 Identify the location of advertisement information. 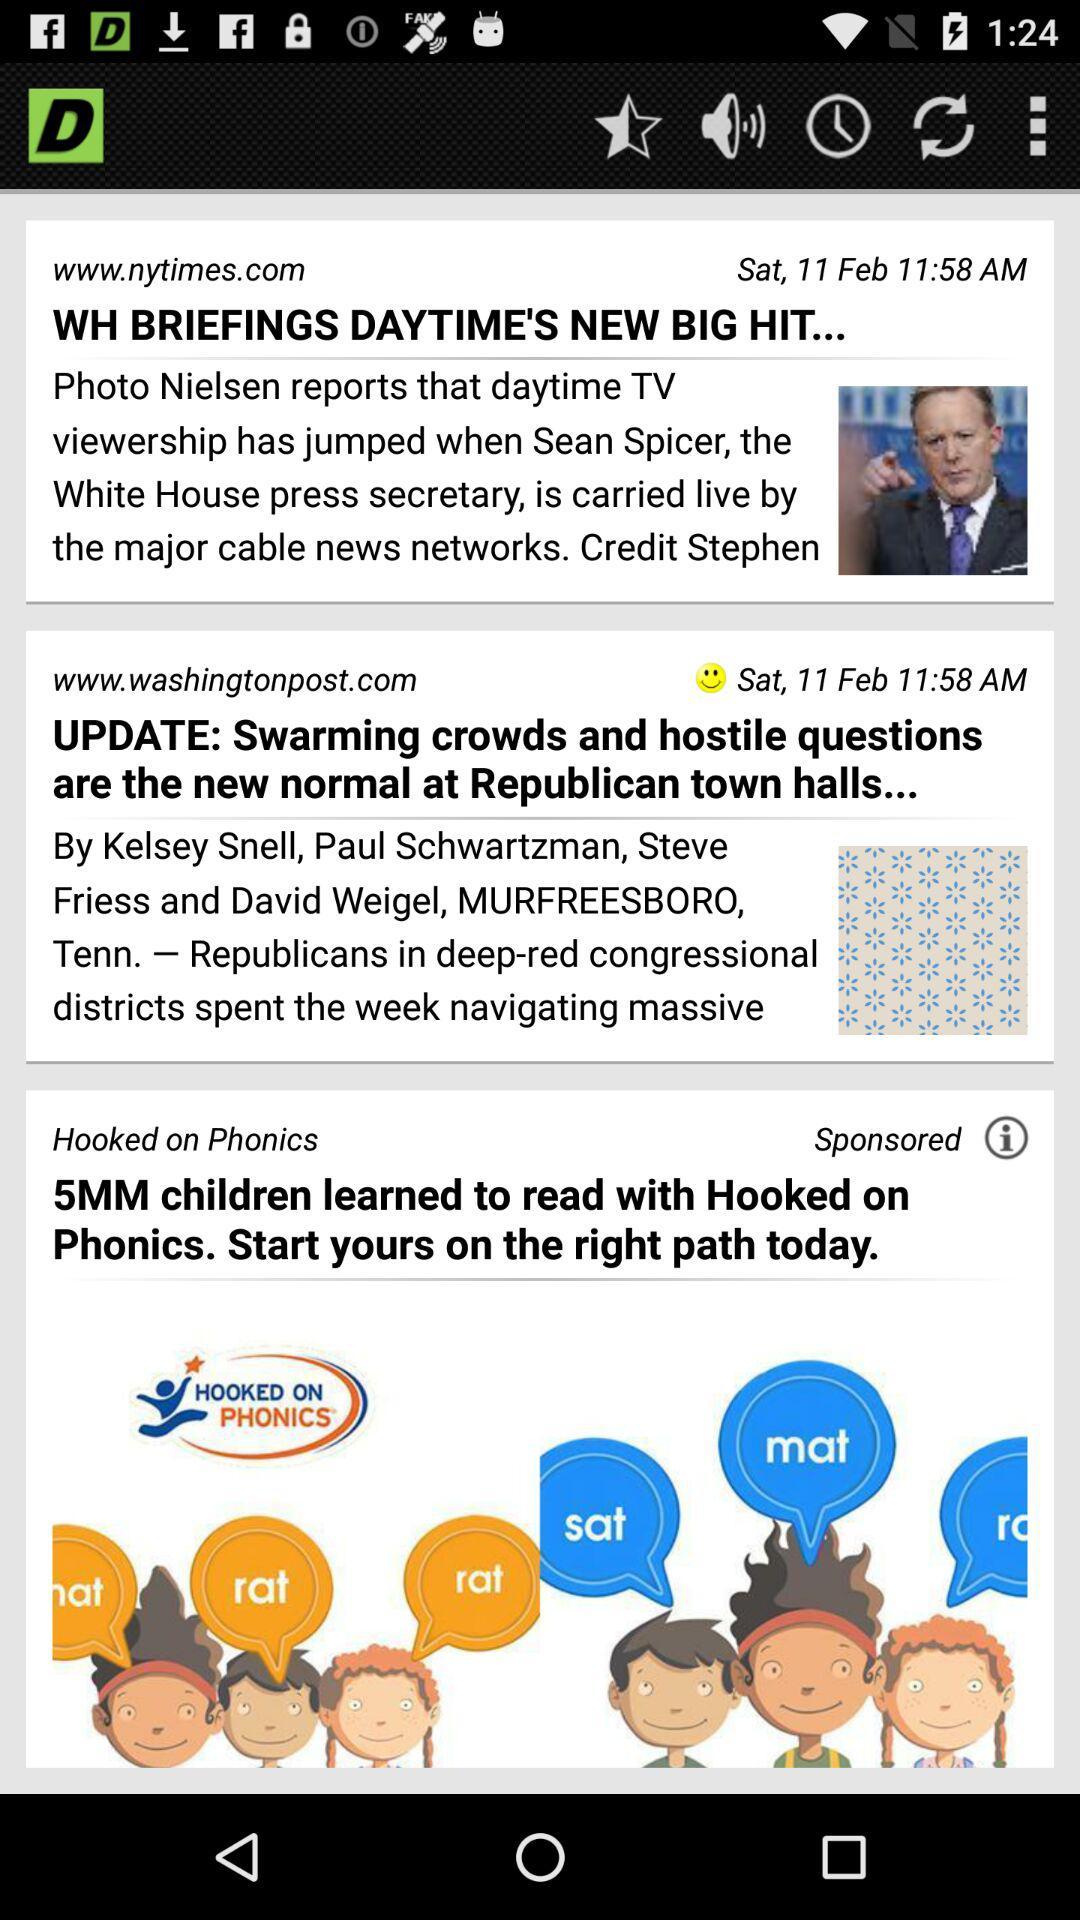
(1006, 1137).